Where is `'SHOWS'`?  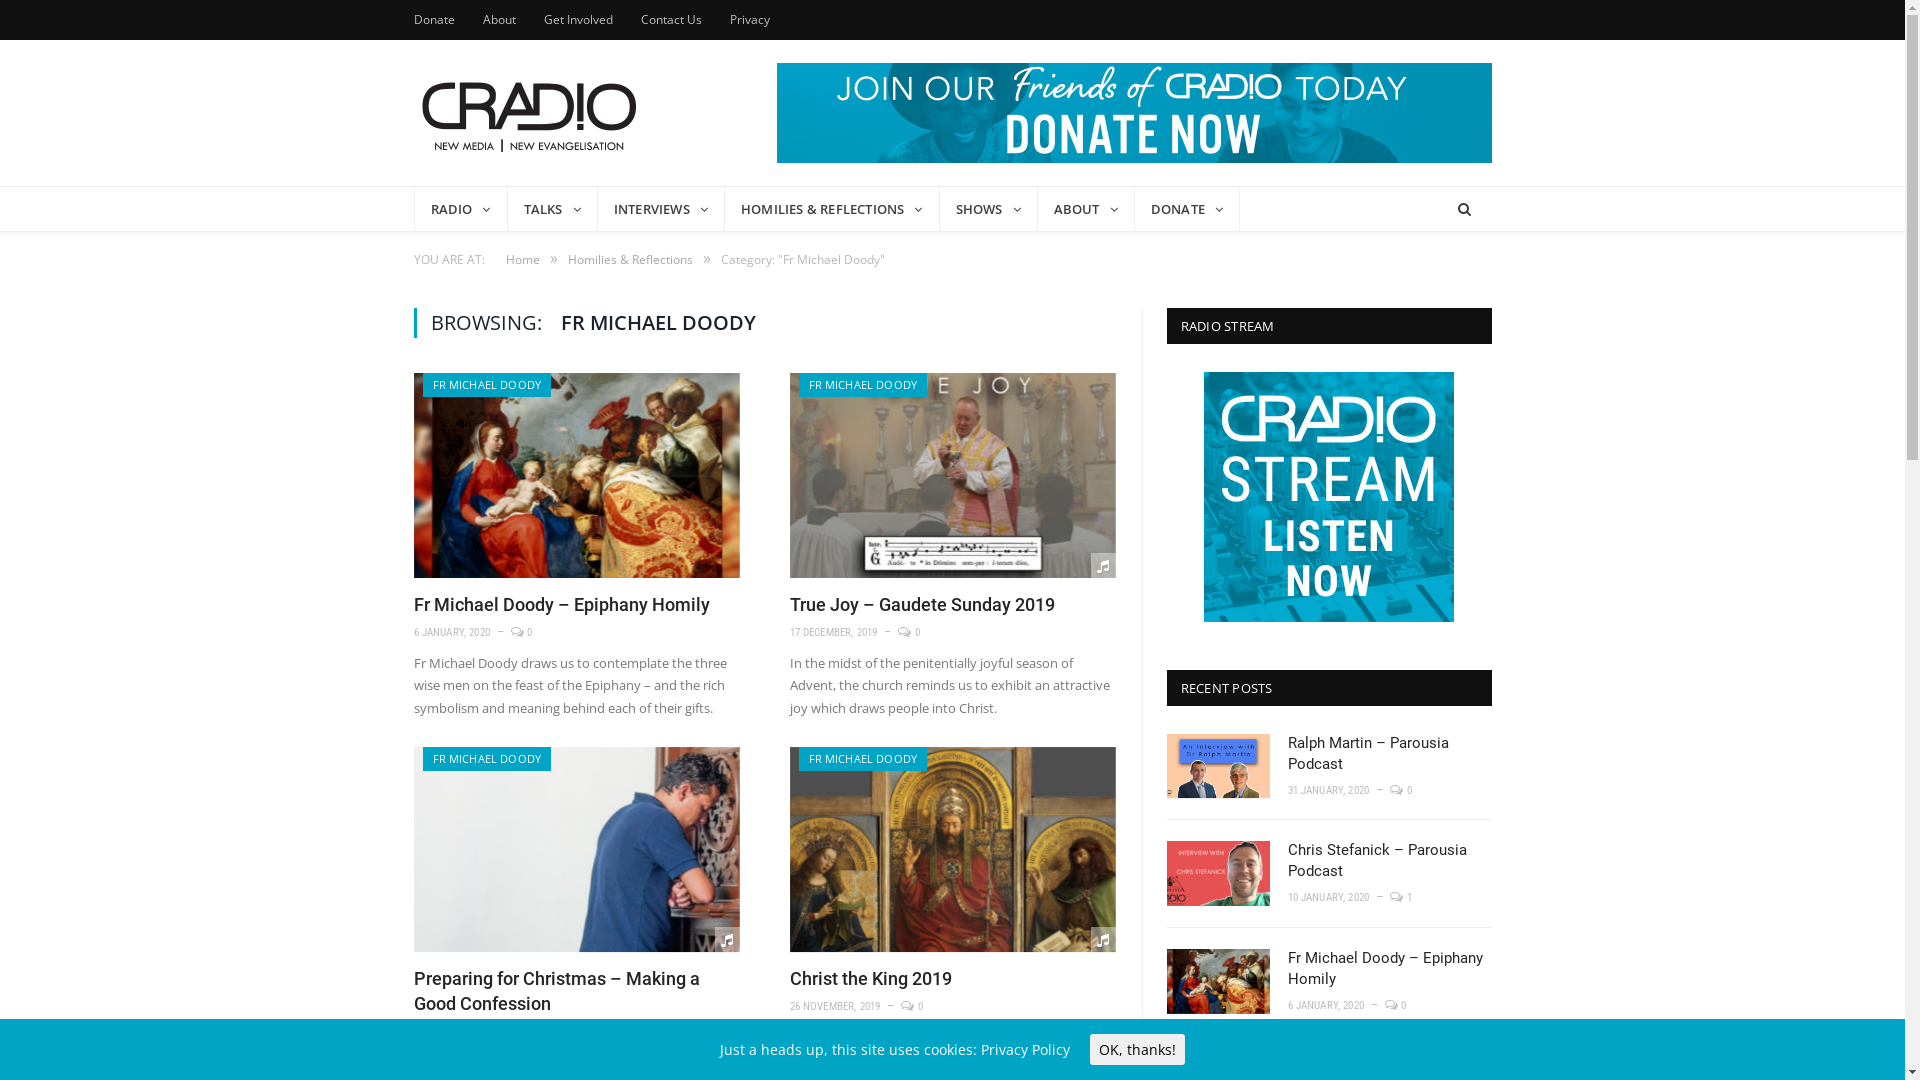 'SHOWS' is located at coordinates (988, 208).